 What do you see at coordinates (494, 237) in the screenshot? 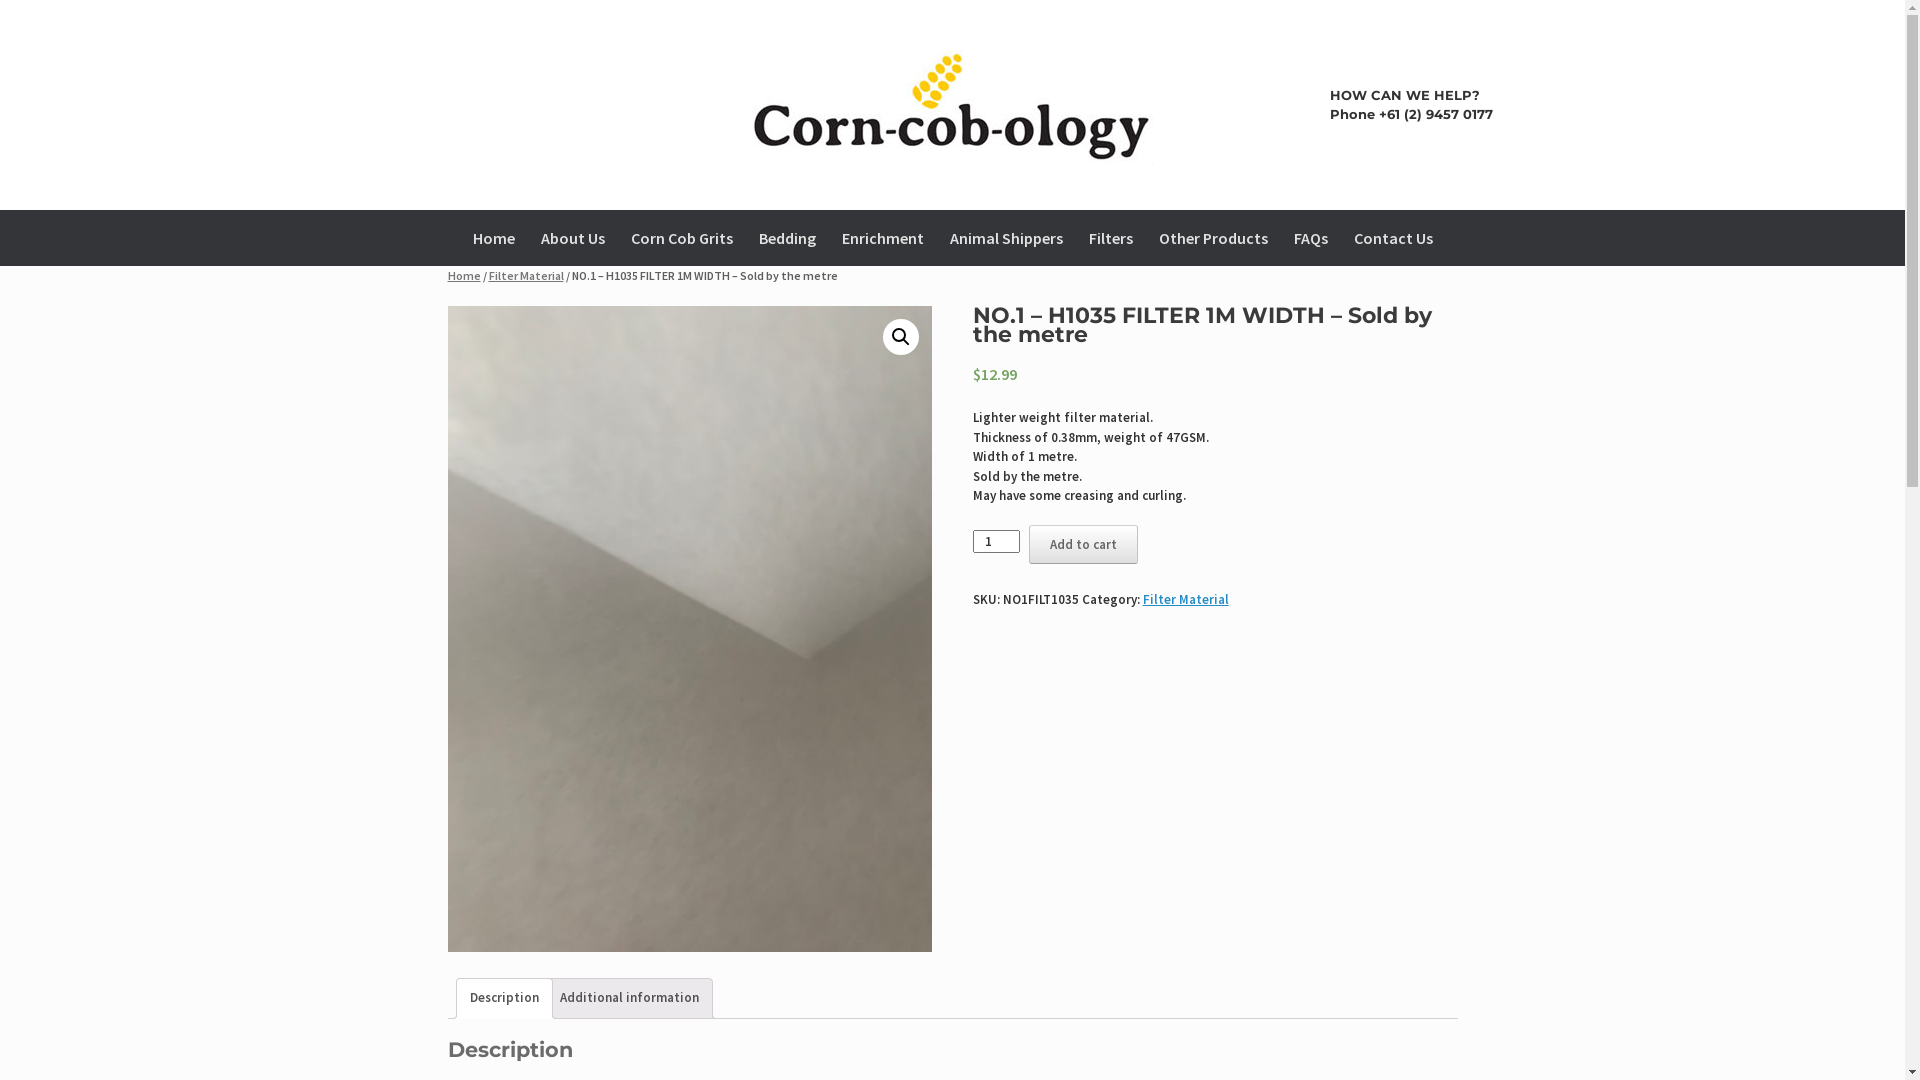
I see `'Home'` at bounding box center [494, 237].